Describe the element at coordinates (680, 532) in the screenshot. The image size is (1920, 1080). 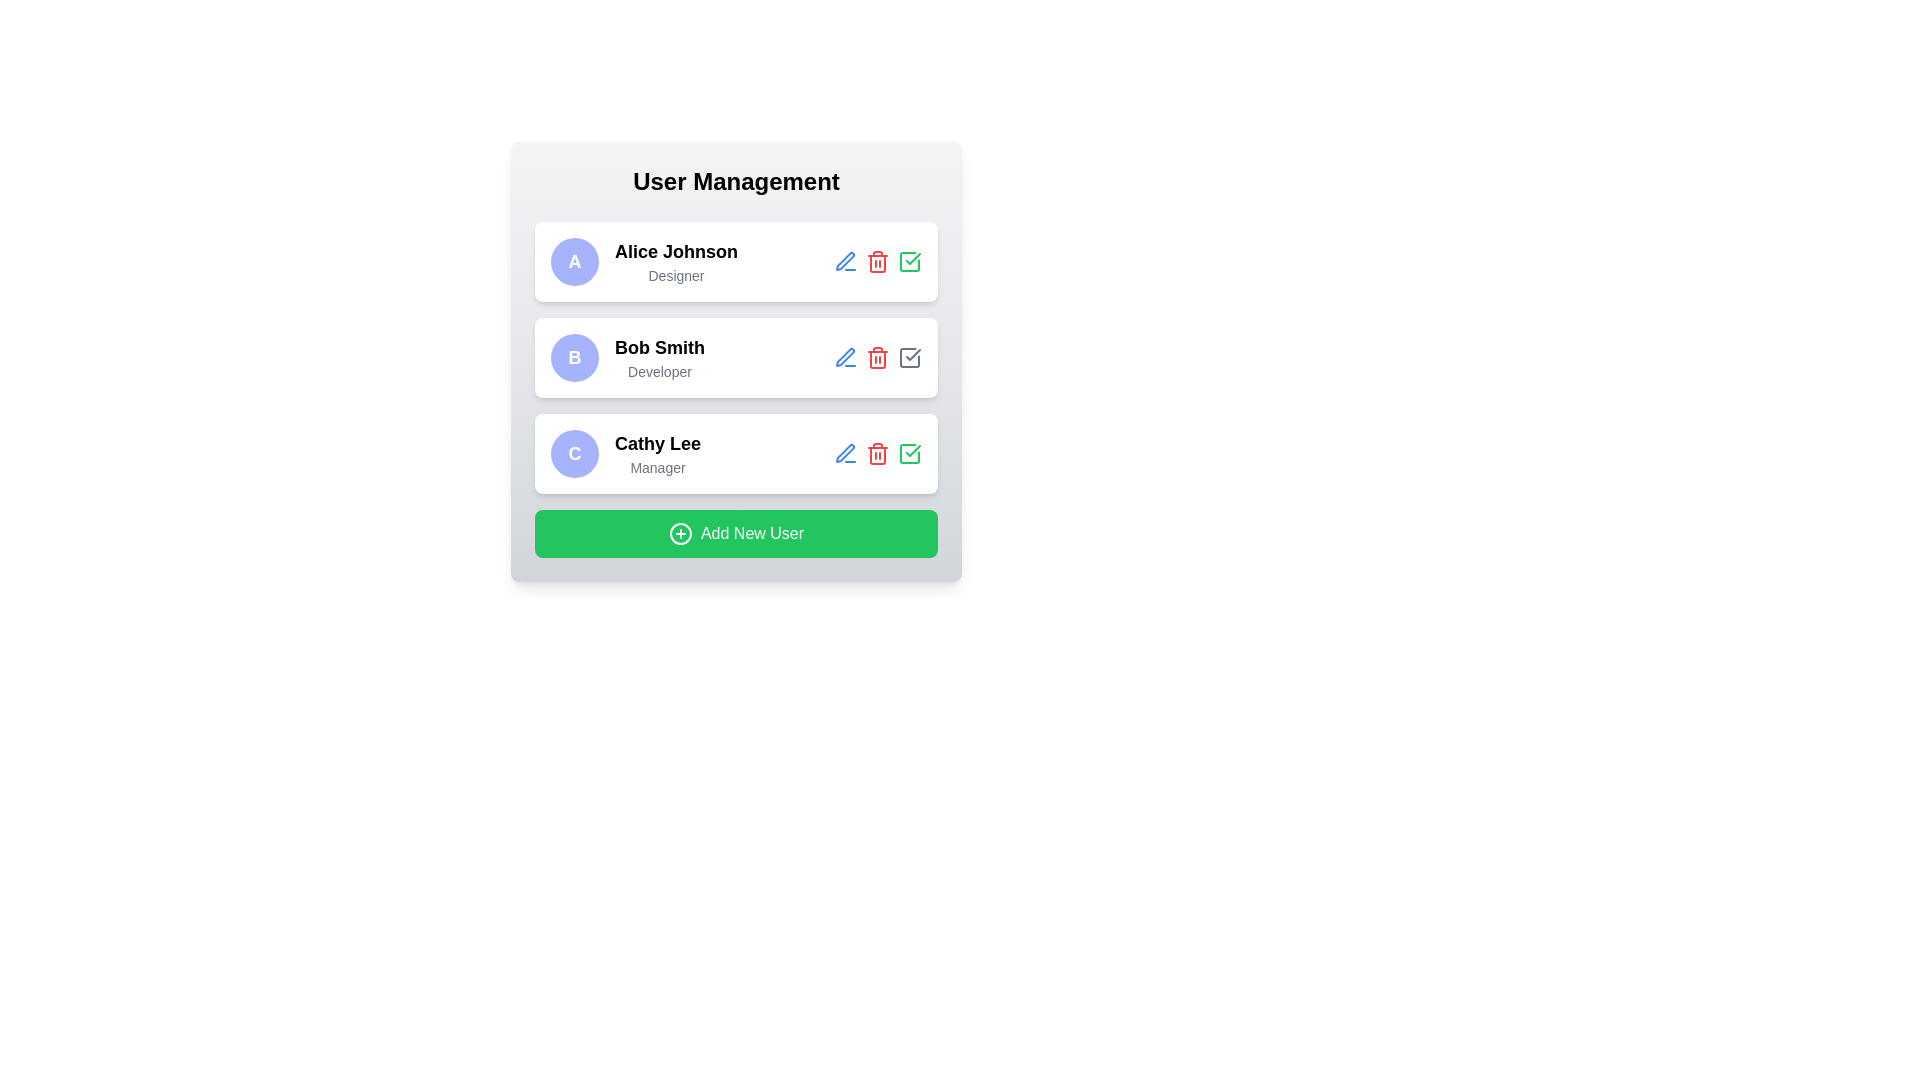
I see `the SVG circle component that is part of the 'Add New User' button, which is visually represented as a 'plus' icon within a green button located at the bottom of the User Management interface` at that location.